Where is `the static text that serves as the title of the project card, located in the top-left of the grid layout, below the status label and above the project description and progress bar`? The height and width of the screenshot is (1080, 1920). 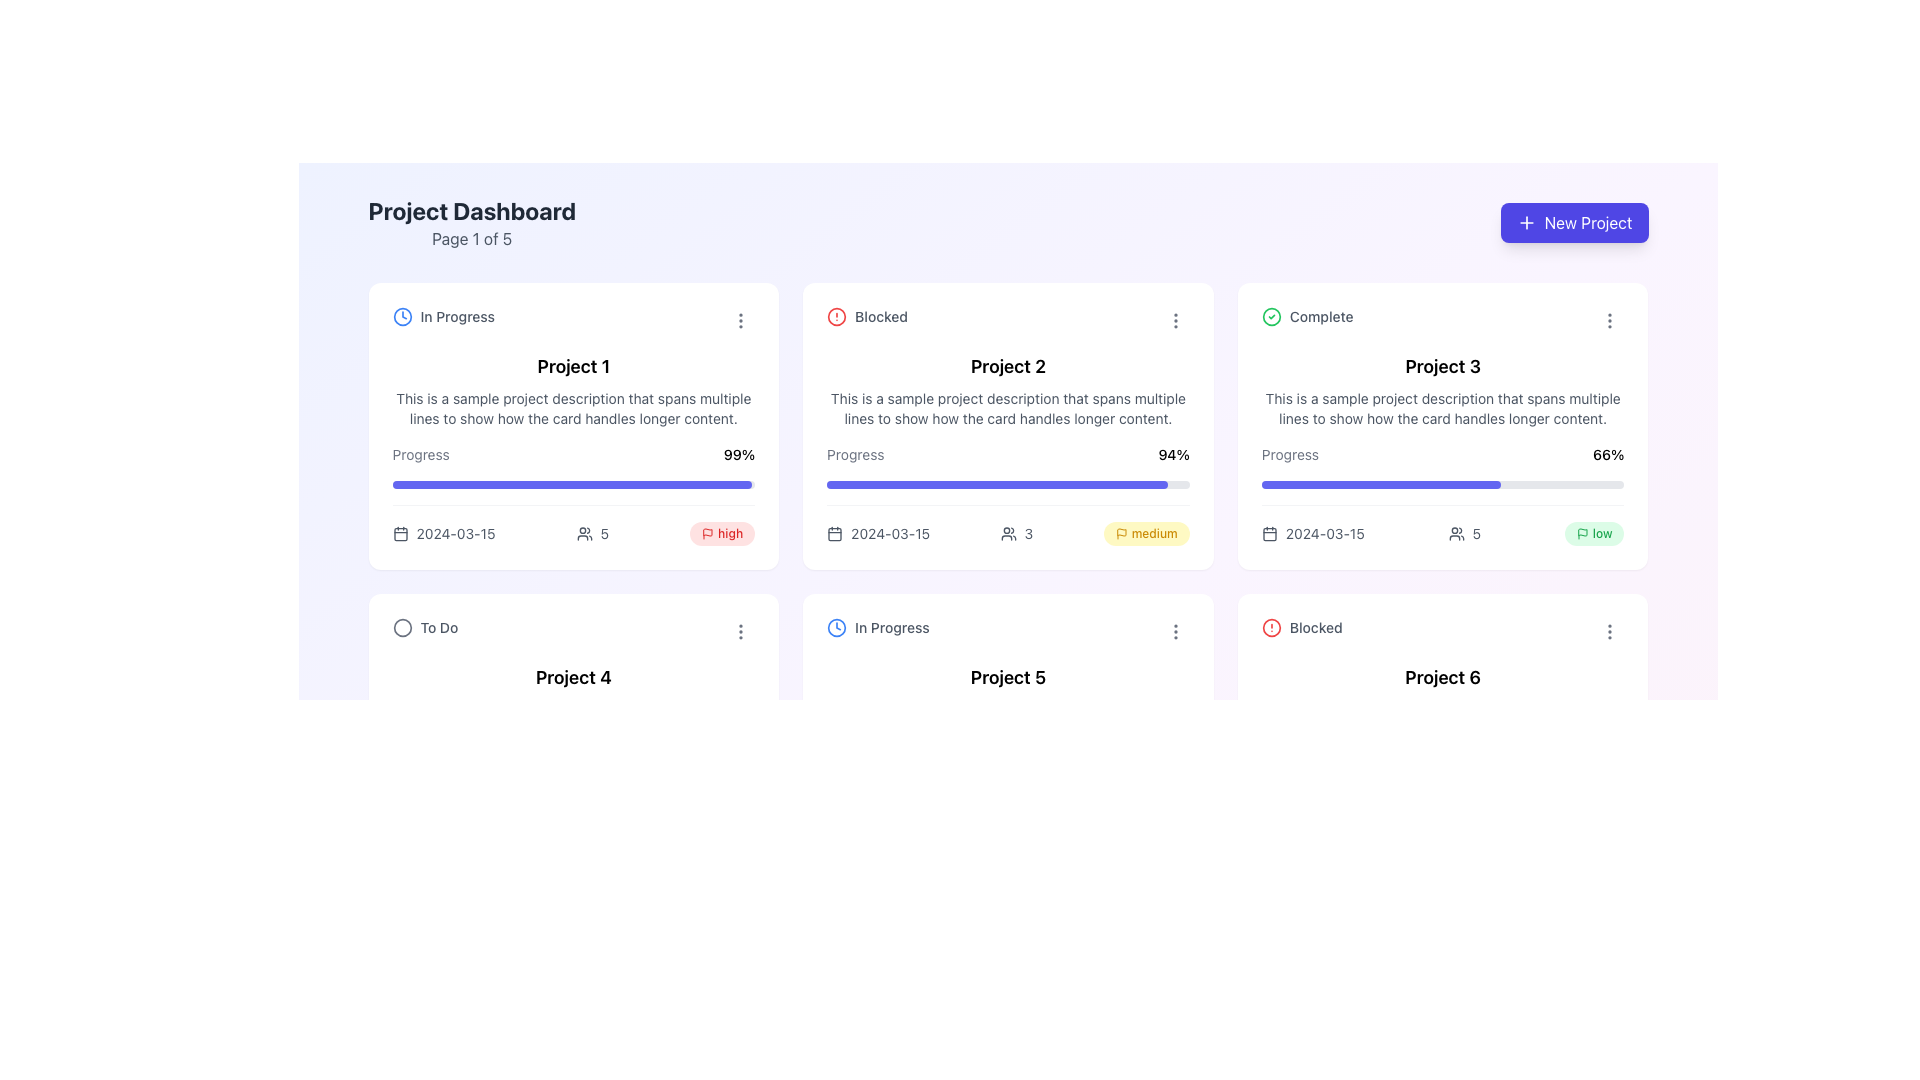
the static text that serves as the title of the project card, located in the top-left of the grid layout, below the status label and above the project description and progress bar is located at coordinates (572, 366).